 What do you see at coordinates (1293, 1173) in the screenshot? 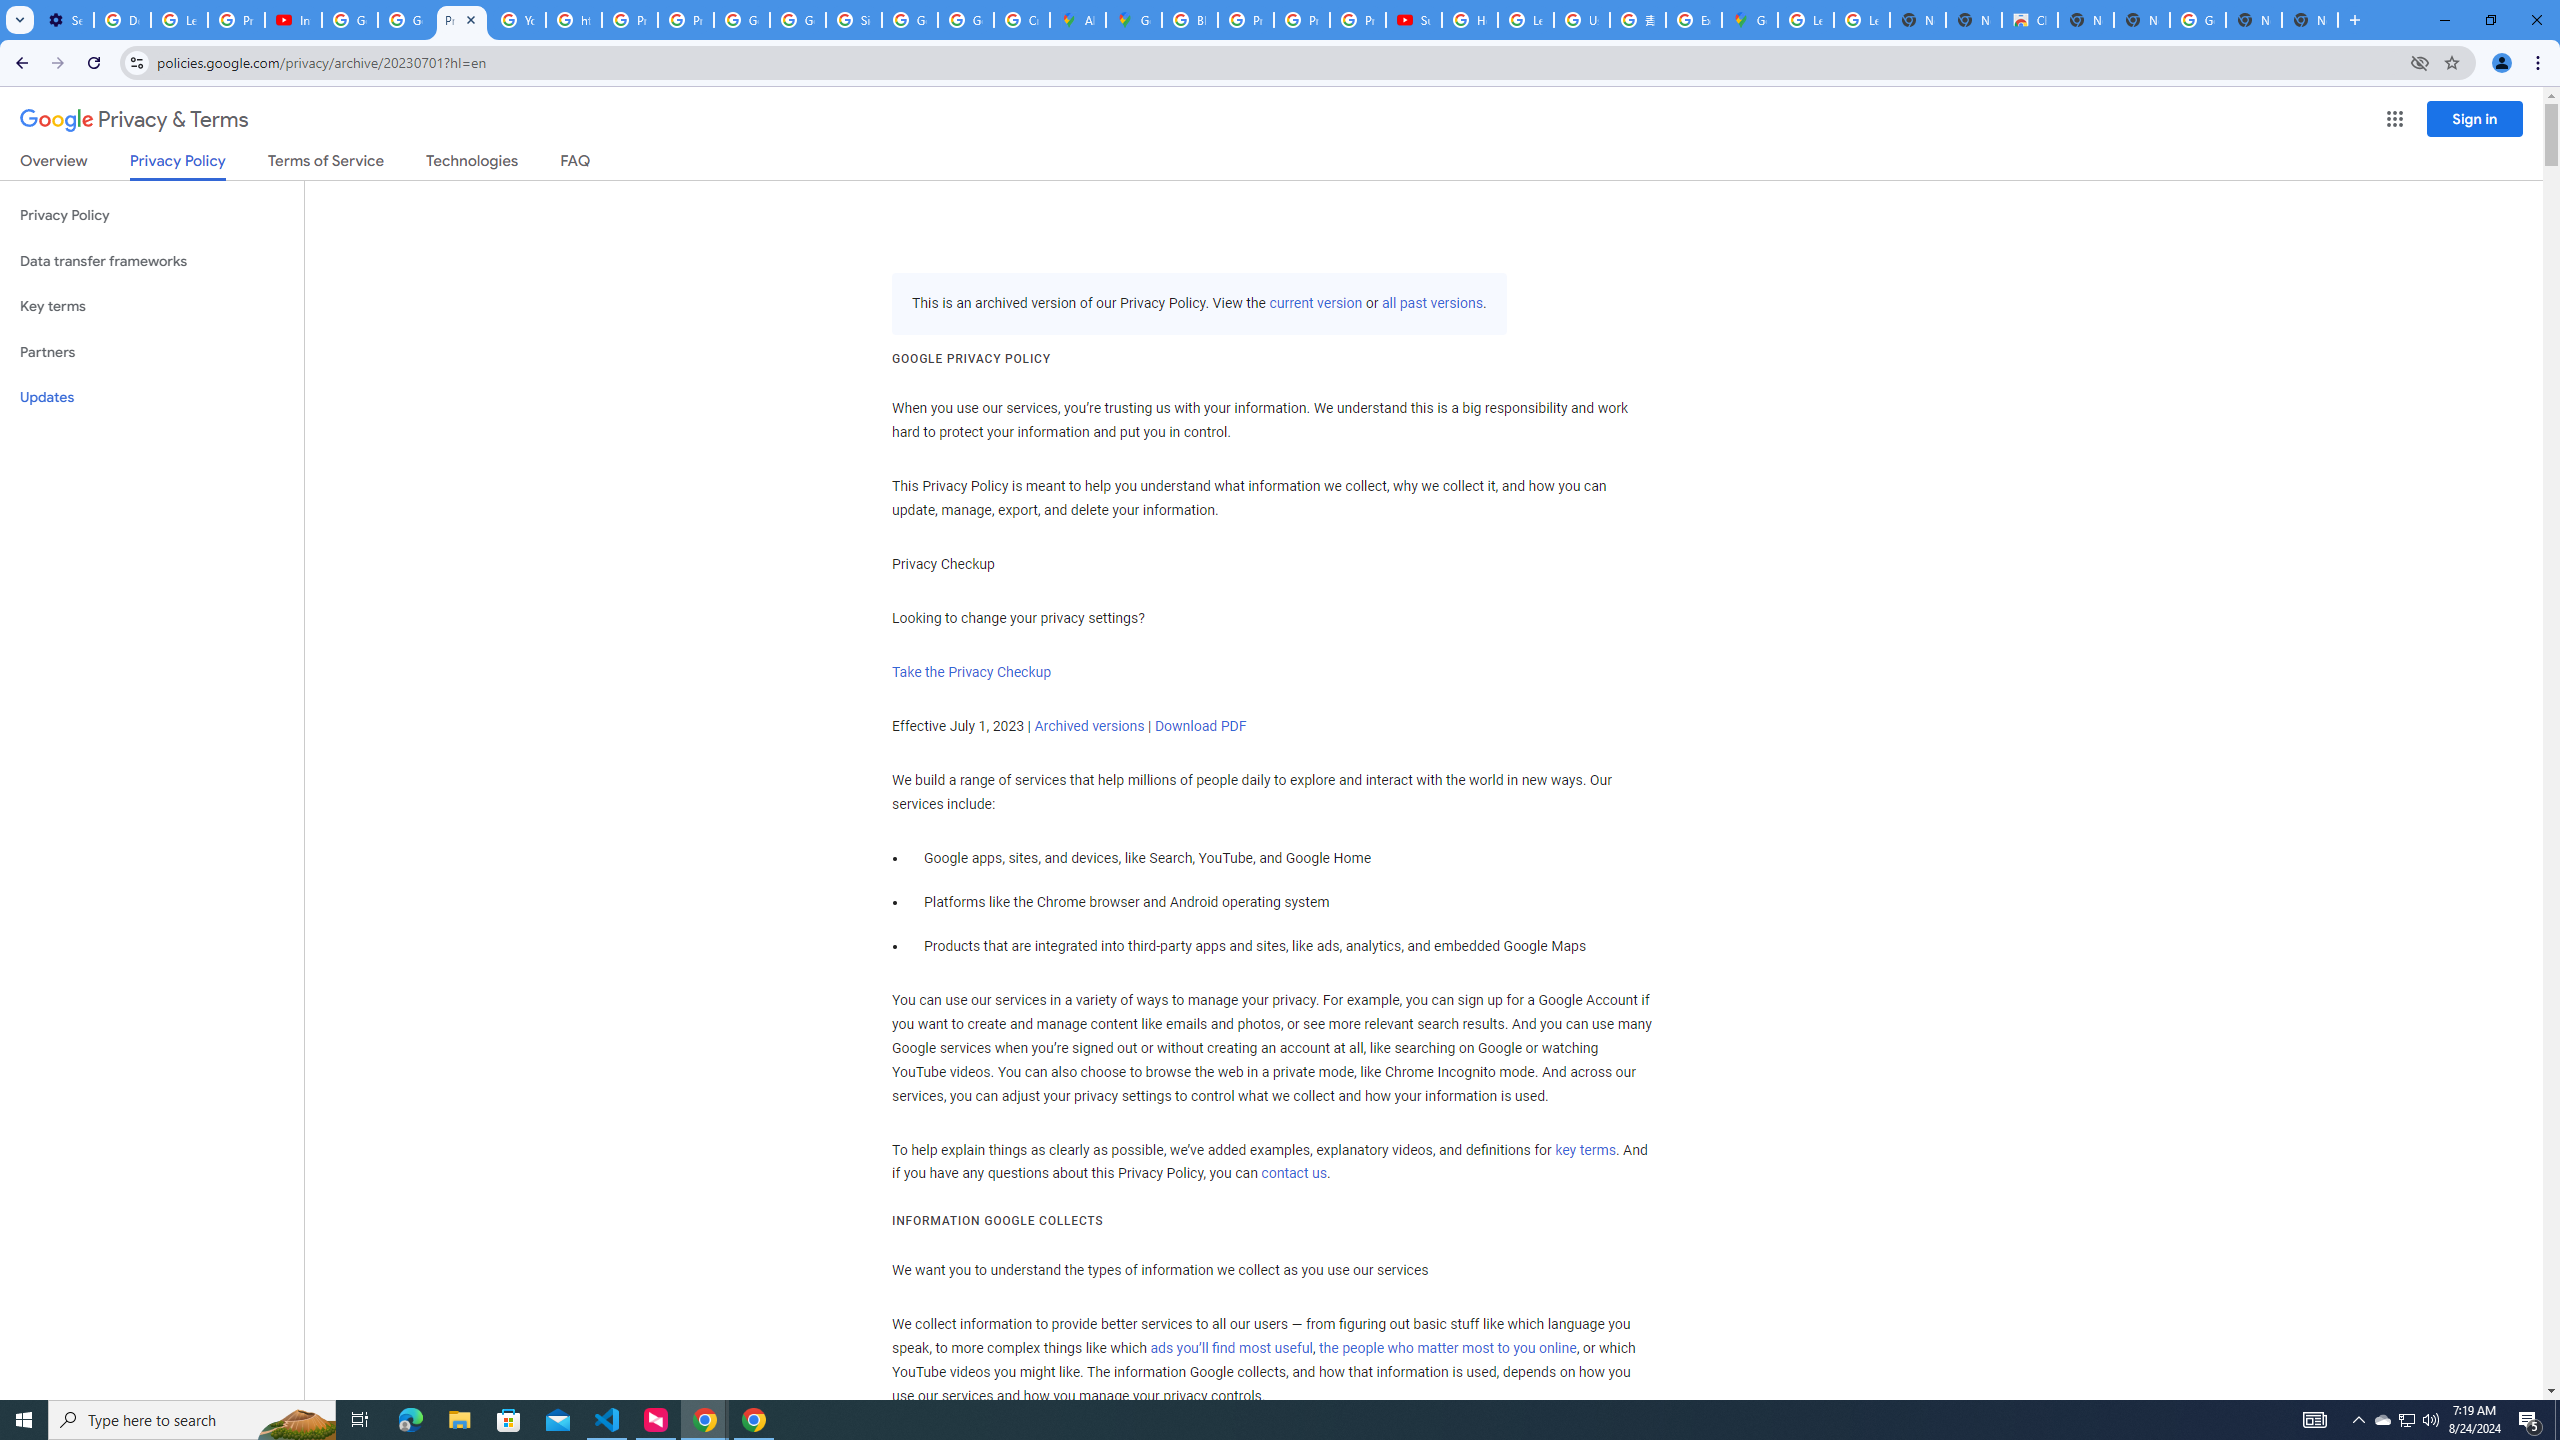
I see `'contact us'` at bounding box center [1293, 1173].